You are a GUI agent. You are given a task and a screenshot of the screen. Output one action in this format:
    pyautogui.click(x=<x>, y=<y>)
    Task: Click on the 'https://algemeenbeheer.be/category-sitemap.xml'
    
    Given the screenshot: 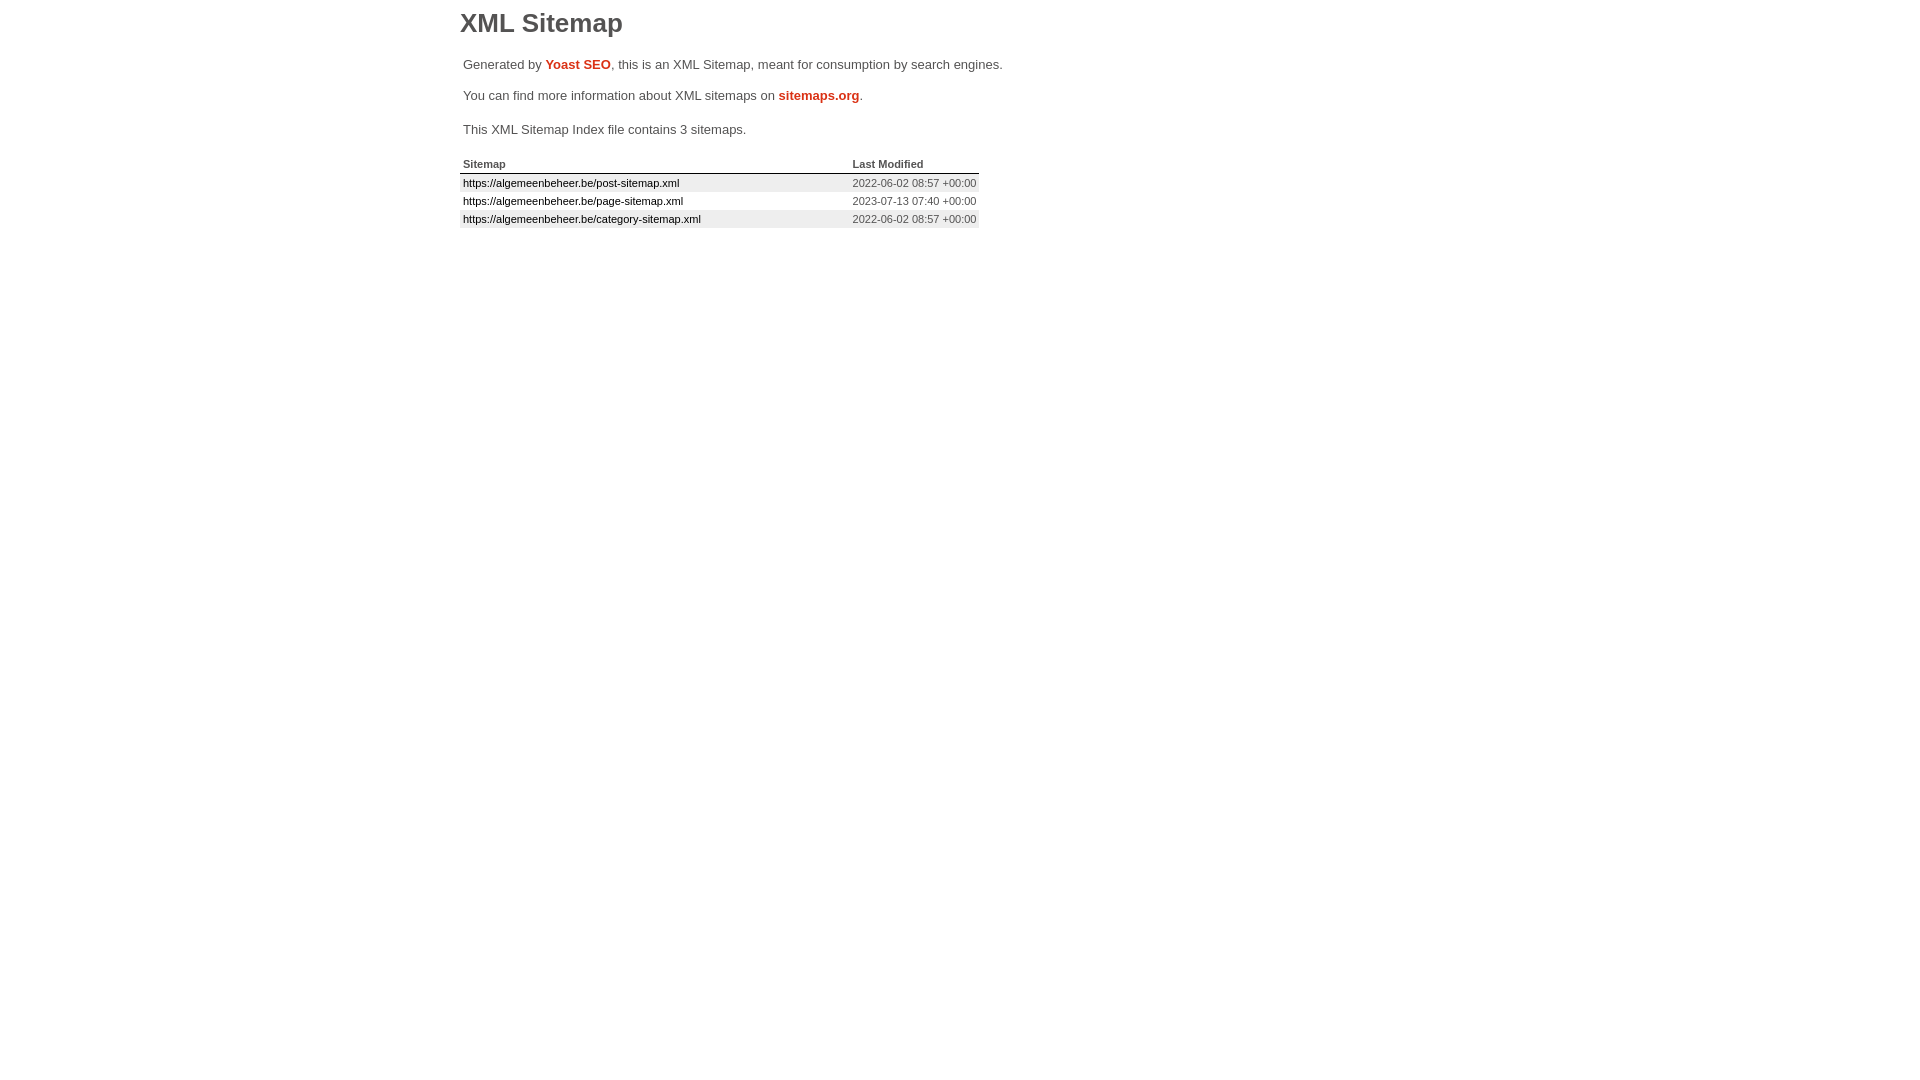 What is the action you would take?
    pyautogui.click(x=580, y=219)
    